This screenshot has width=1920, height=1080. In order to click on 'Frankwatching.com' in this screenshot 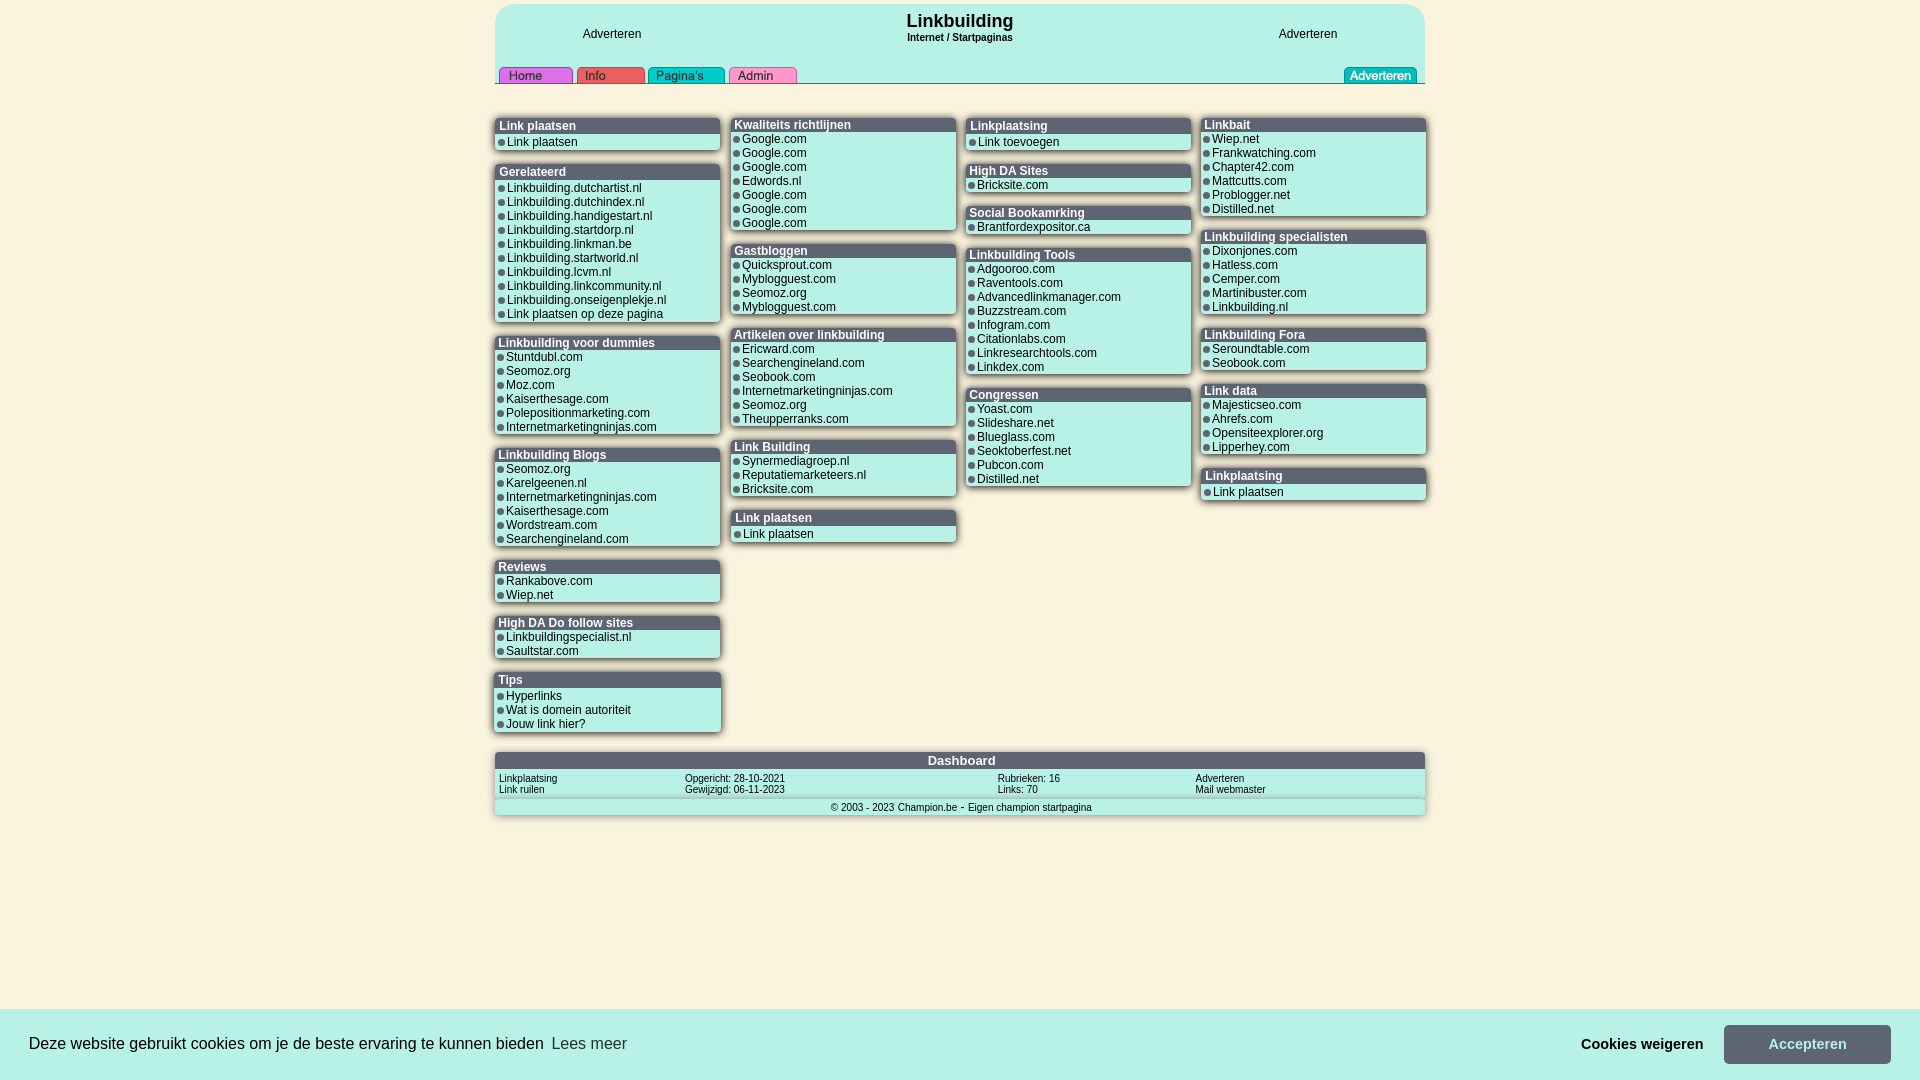, I will do `click(1262, 152)`.